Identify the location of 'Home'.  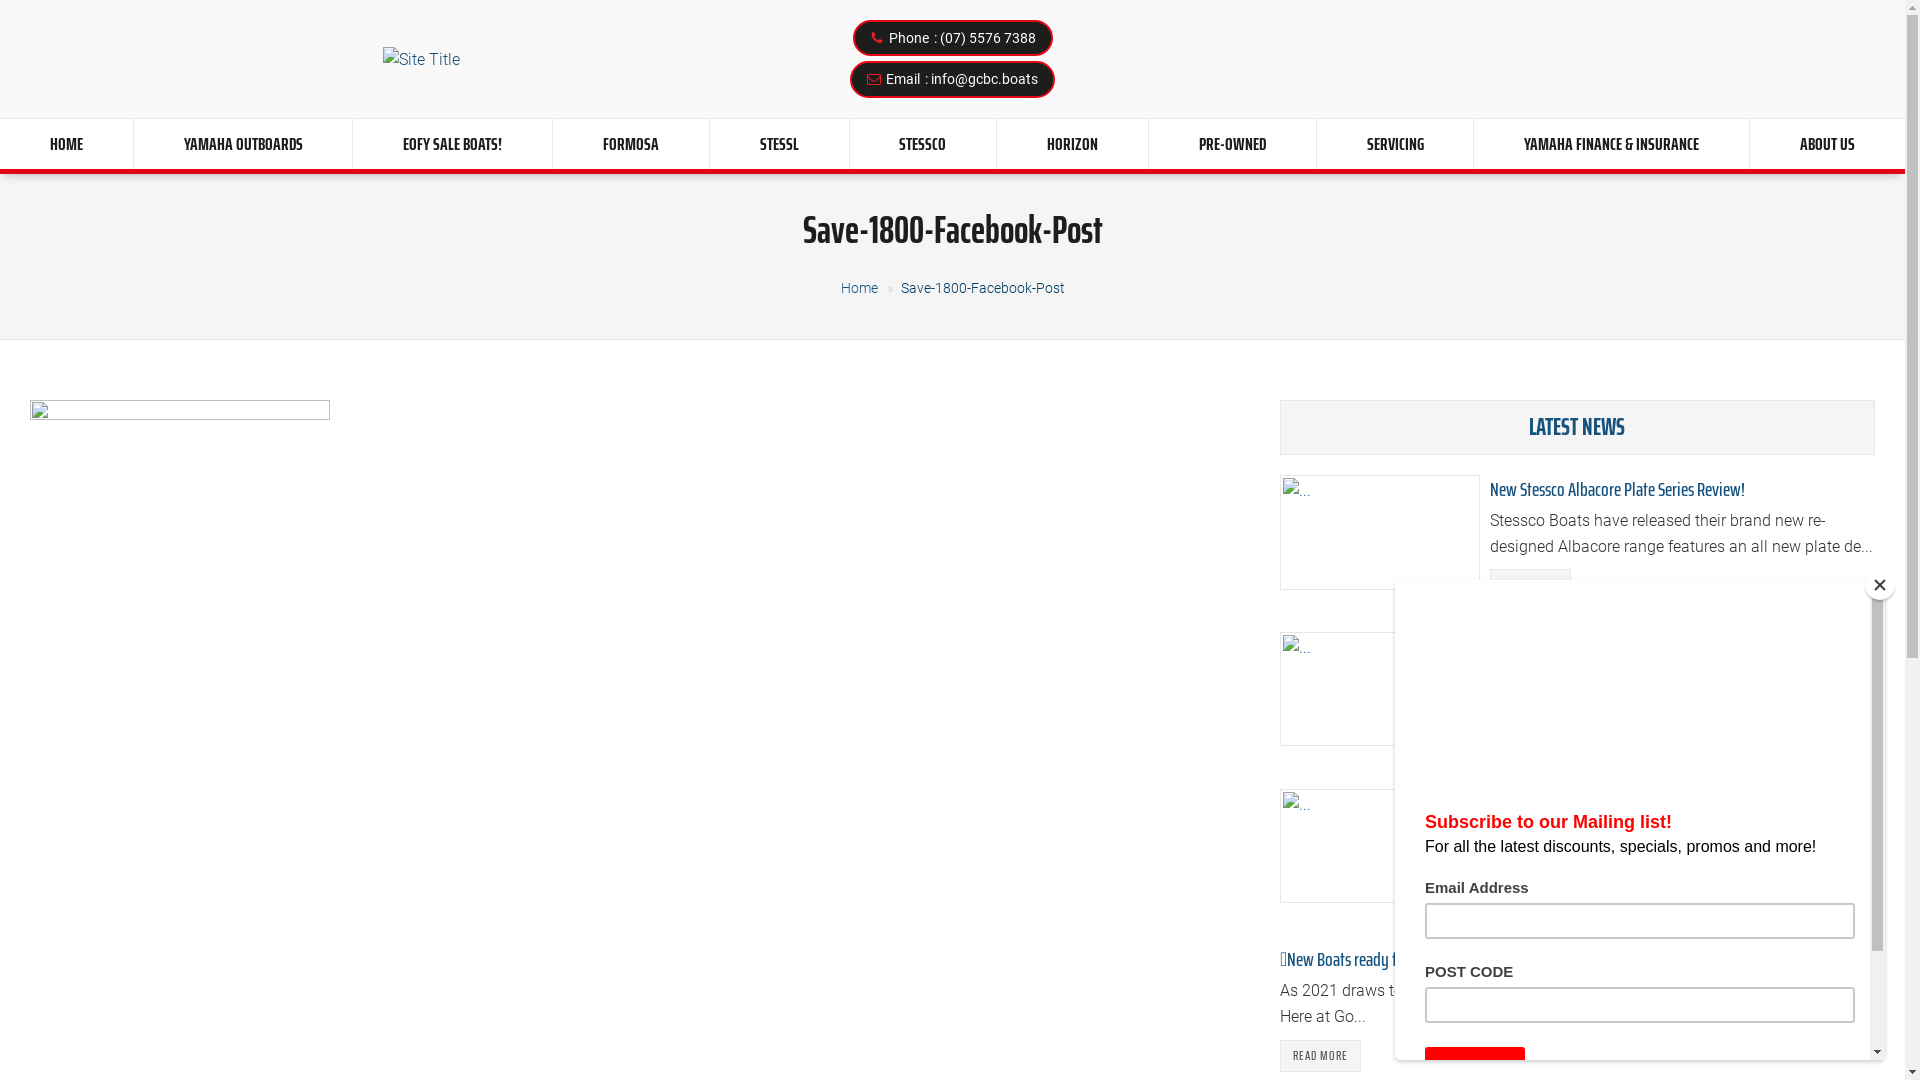
(858, 288).